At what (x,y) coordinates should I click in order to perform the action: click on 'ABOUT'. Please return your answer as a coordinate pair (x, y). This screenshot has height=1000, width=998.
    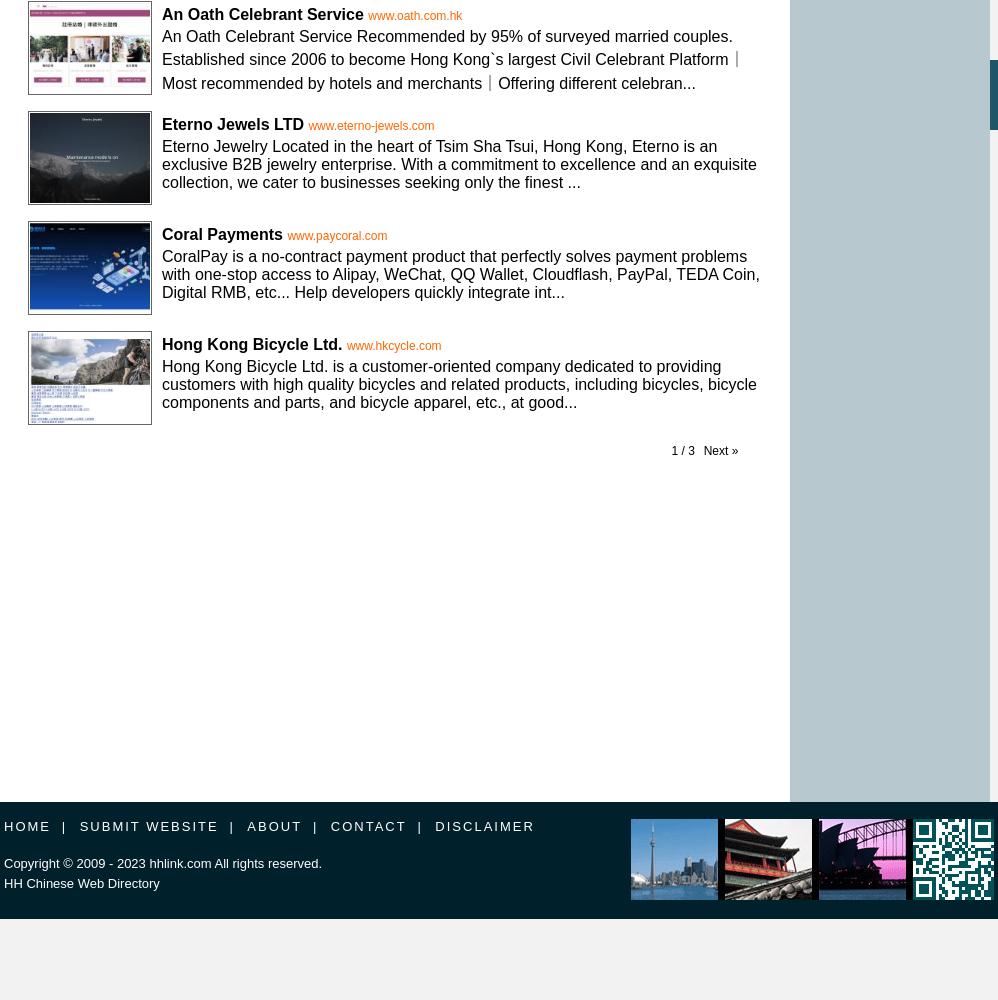
    Looking at the image, I should click on (273, 825).